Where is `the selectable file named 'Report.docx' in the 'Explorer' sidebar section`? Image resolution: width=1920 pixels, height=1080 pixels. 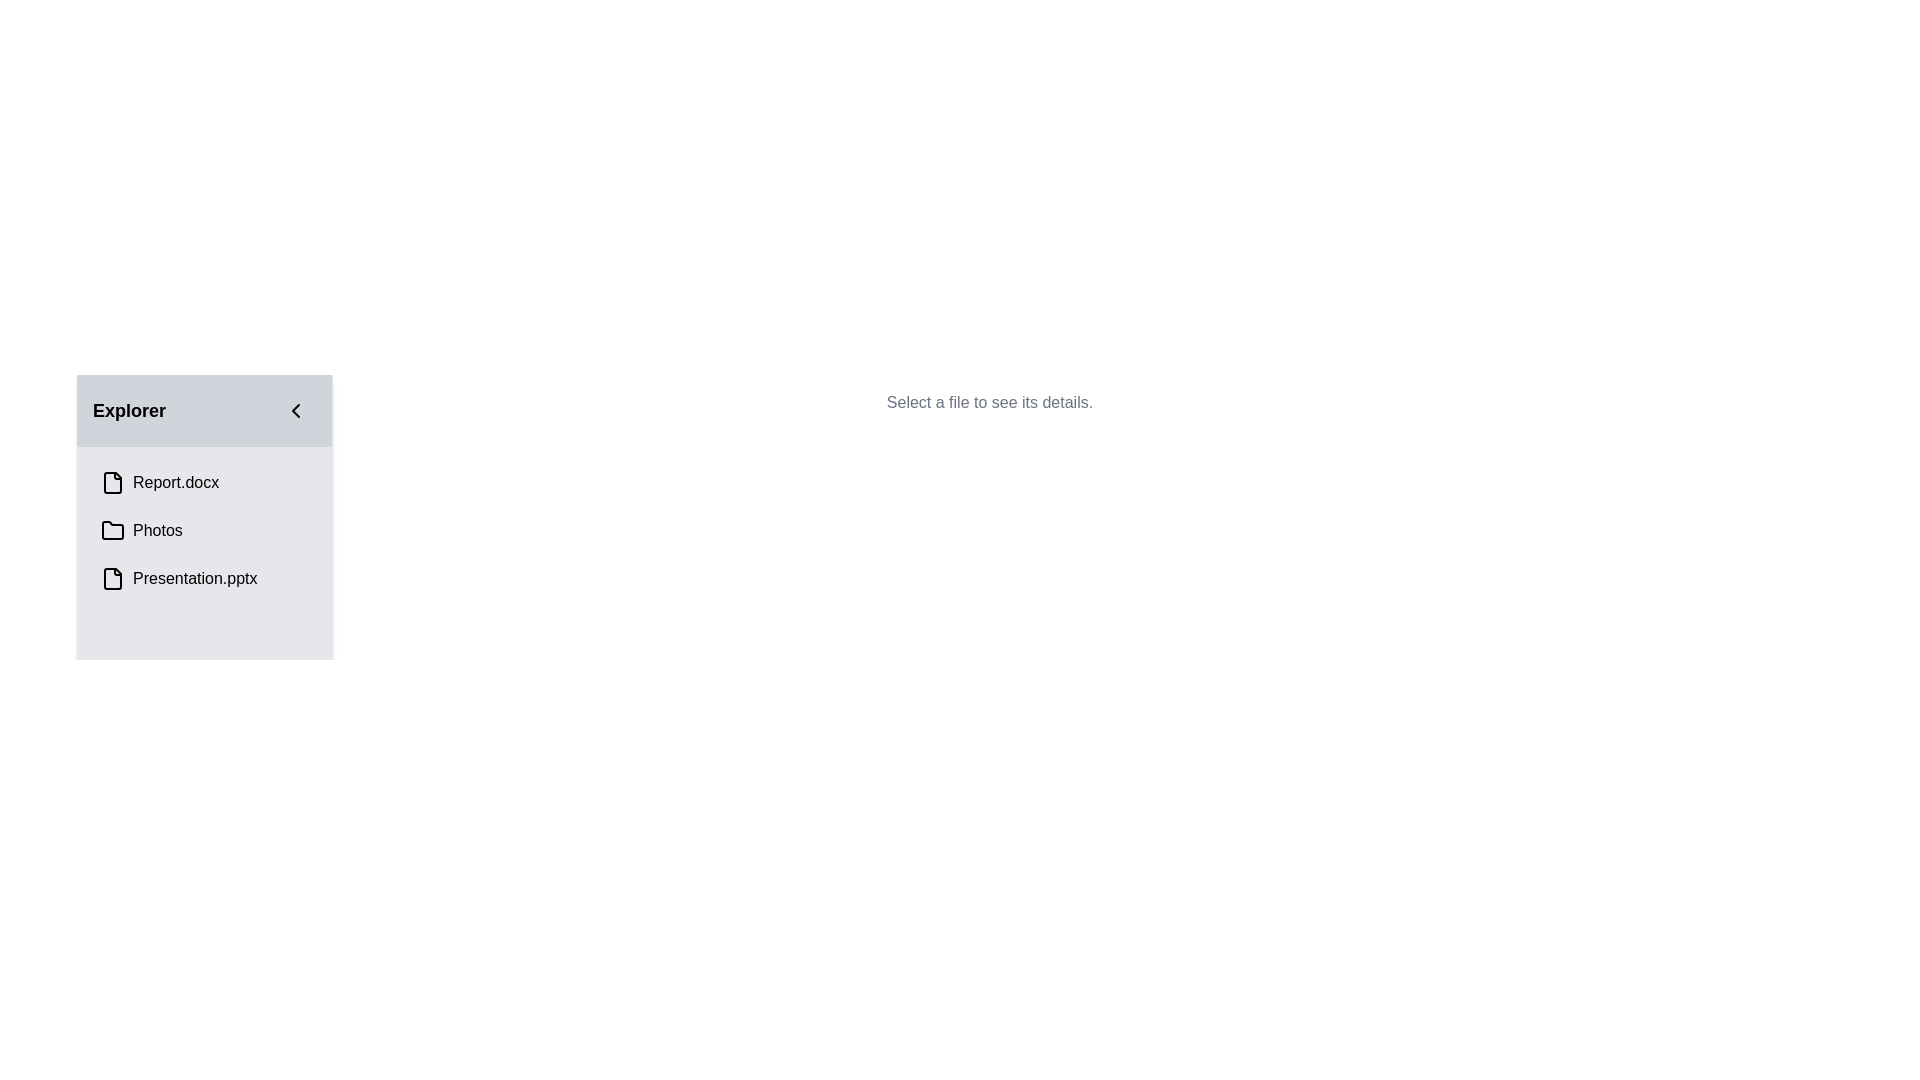
the selectable file named 'Report.docx' in the 'Explorer' sidebar section is located at coordinates (204, 482).